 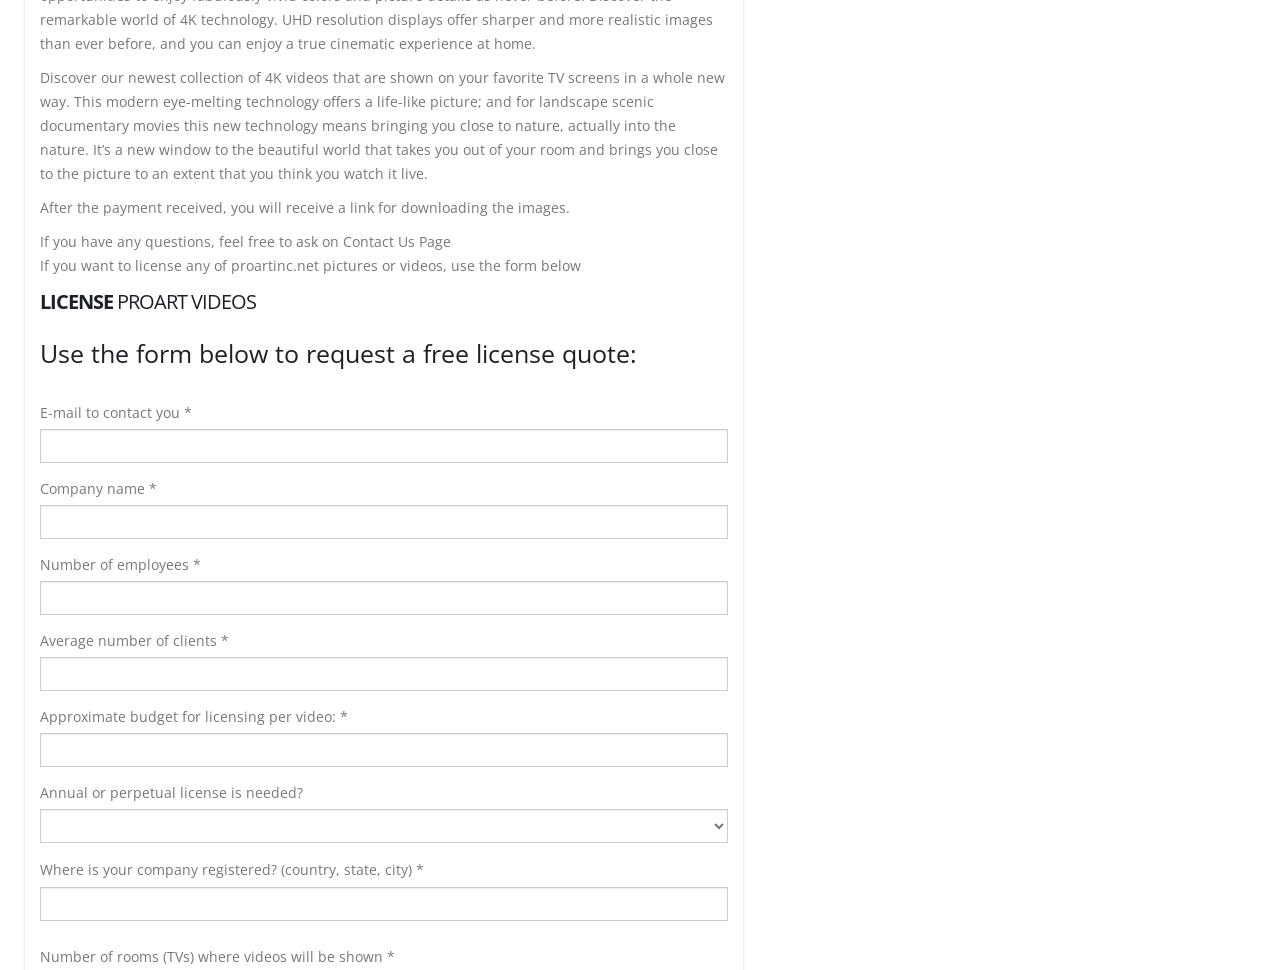 I want to click on 'Number of employees *', so click(x=120, y=563).